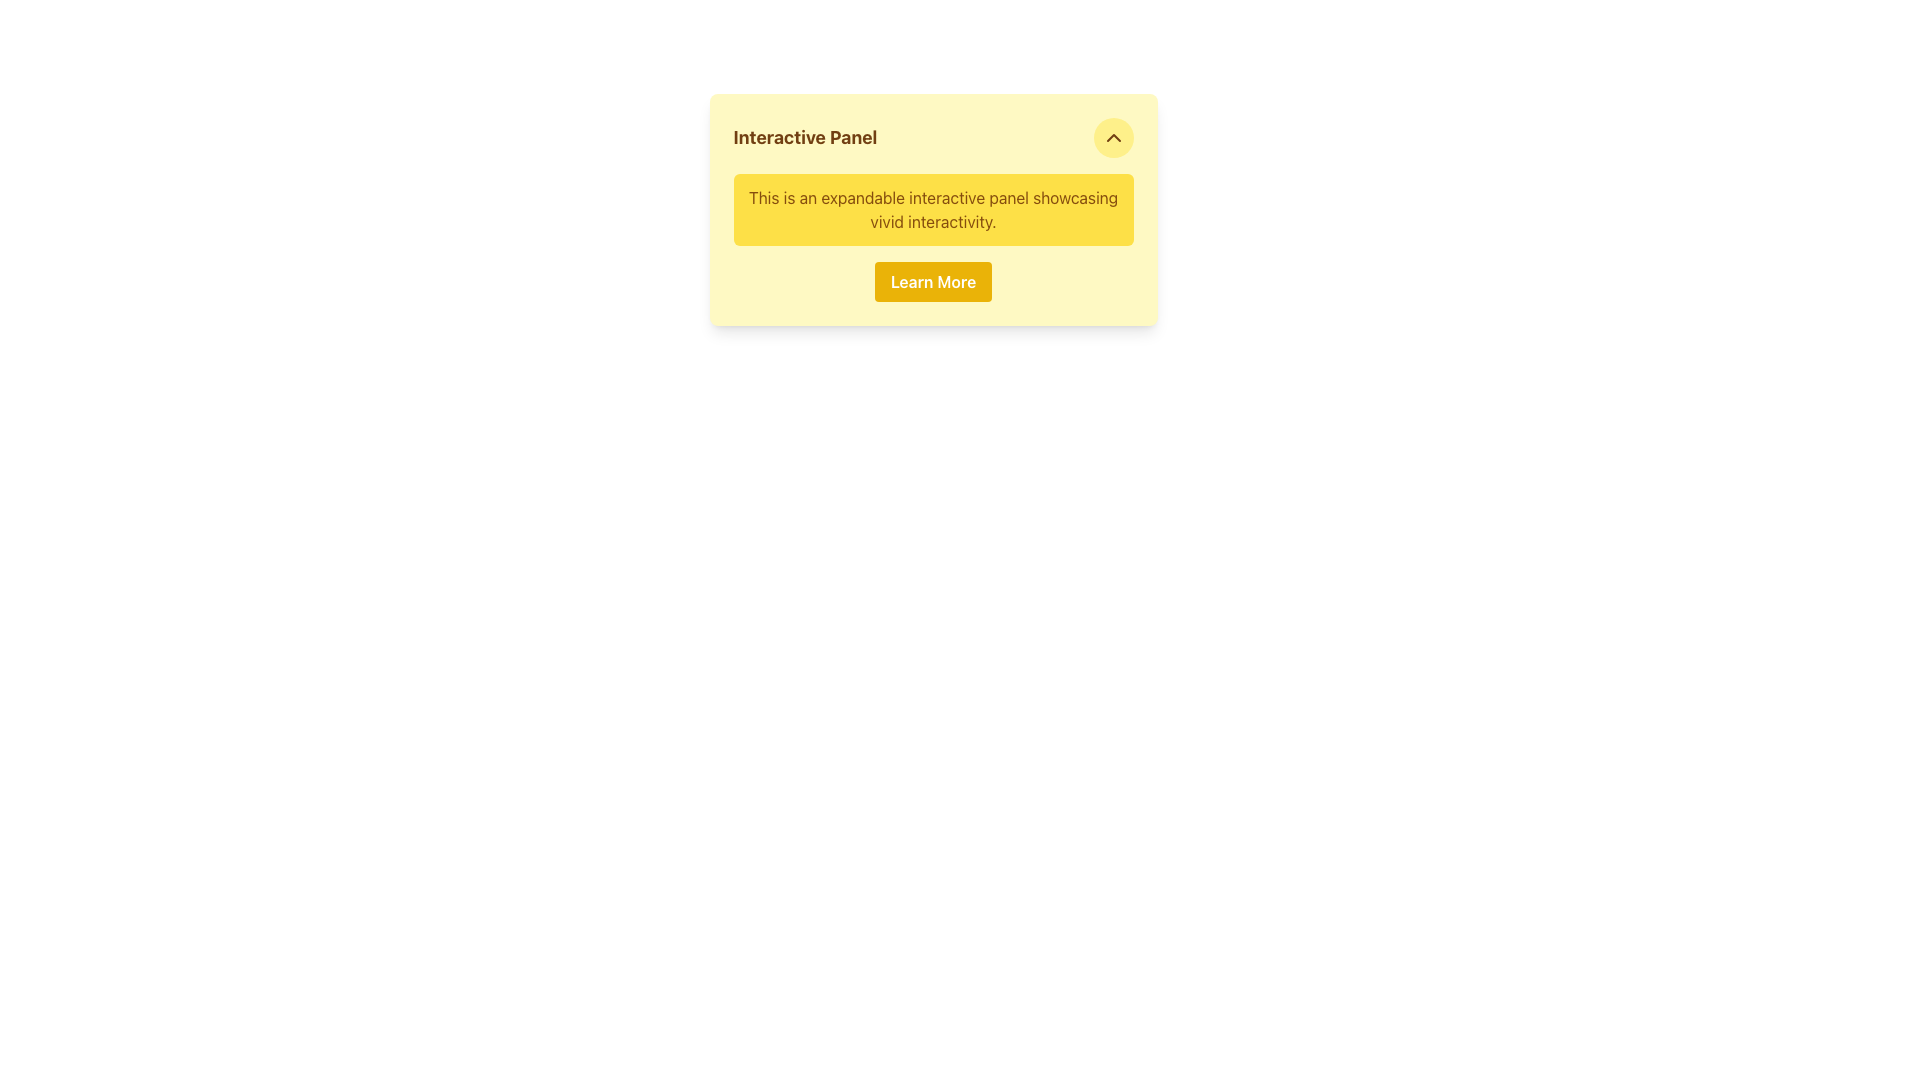 The width and height of the screenshot is (1920, 1080). Describe the element at coordinates (932, 209) in the screenshot. I see `the text element displaying 'This is an expandable interactive panel showcasing vivid interactivity.'` at that location.